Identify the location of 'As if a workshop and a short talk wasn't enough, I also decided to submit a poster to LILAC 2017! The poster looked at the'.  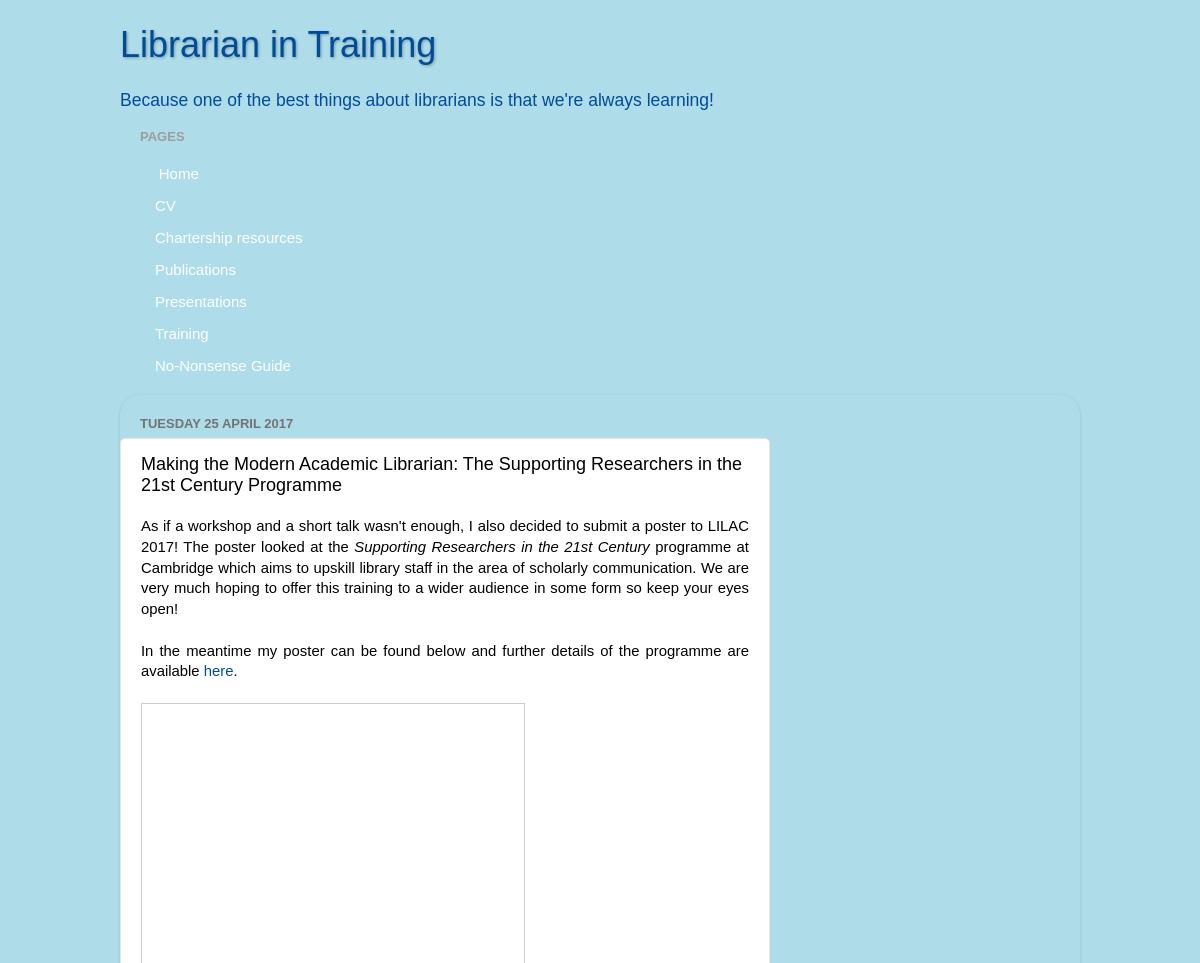
(444, 535).